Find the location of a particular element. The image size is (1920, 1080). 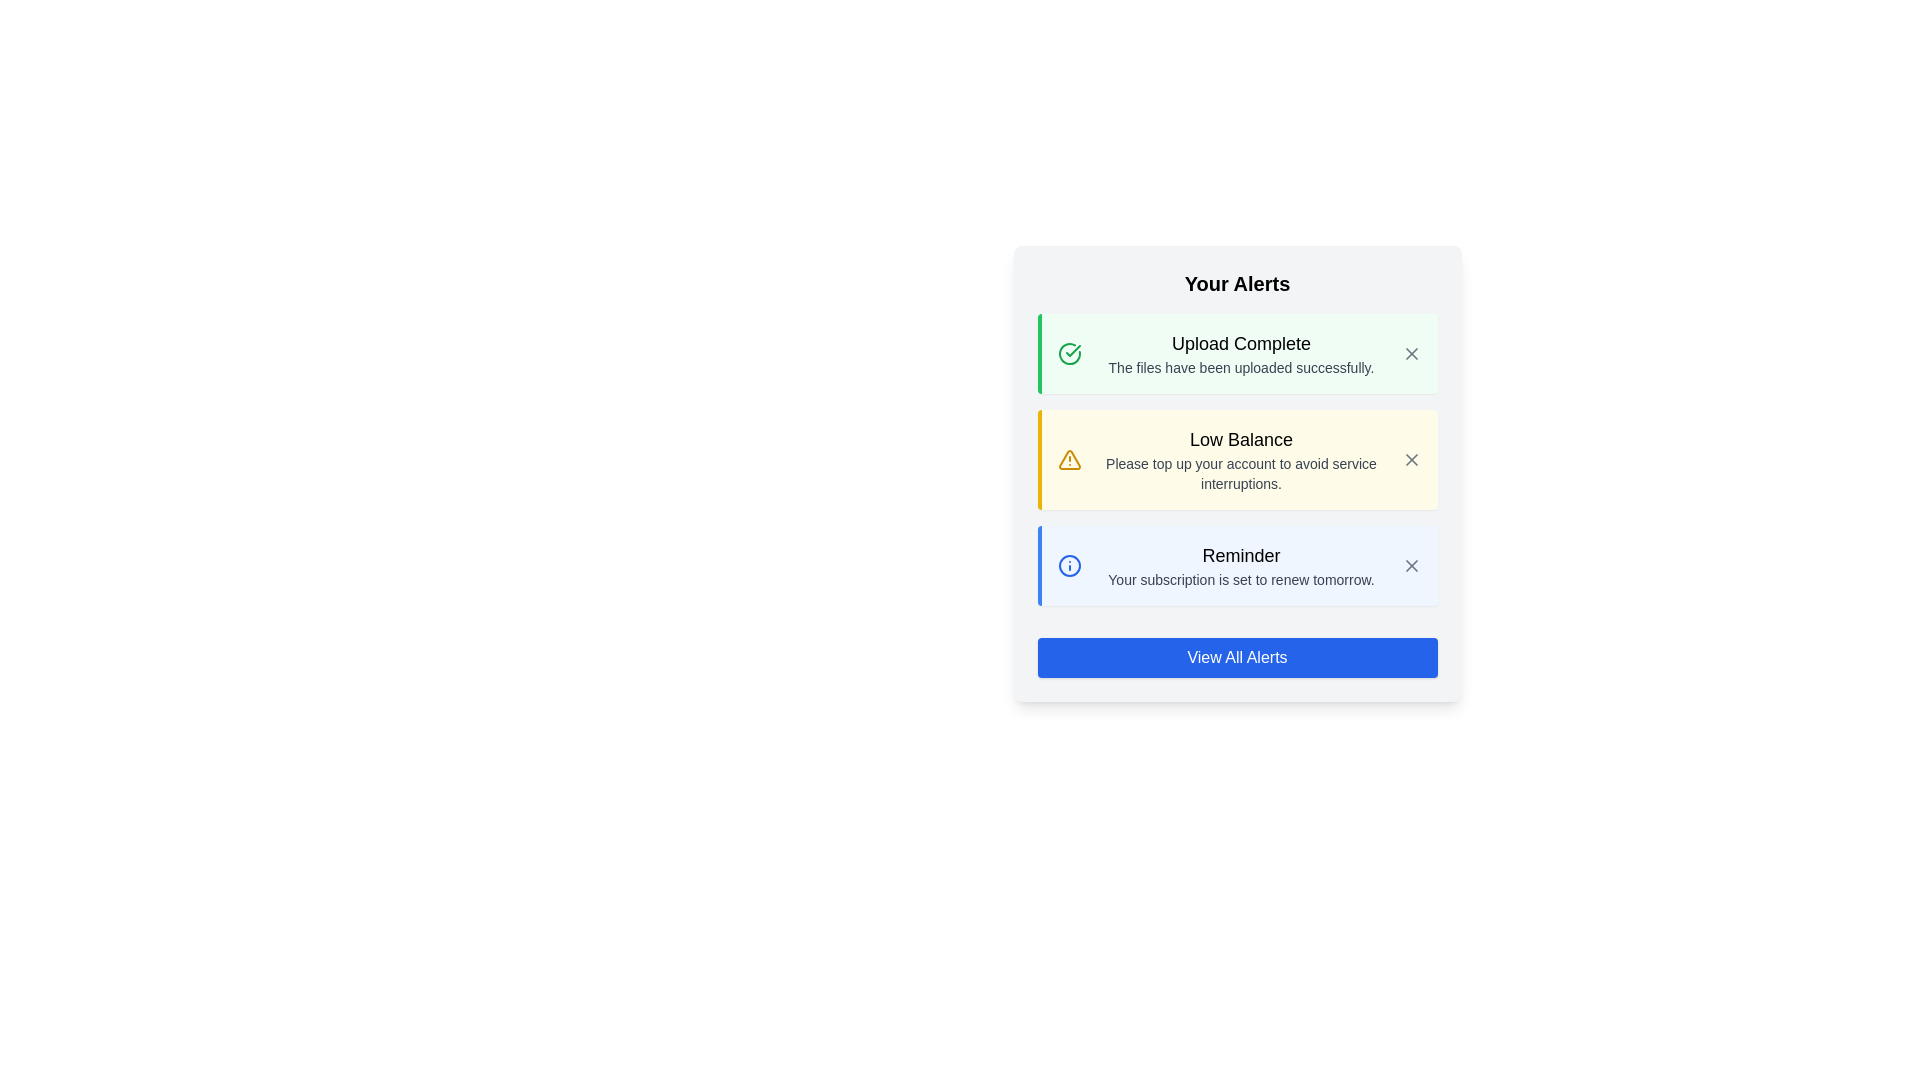

the 'Reminder' text label, which is bold and located at the top of the reminder notification in the alert panel, within a light blue area is located at coordinates (1240, 555).